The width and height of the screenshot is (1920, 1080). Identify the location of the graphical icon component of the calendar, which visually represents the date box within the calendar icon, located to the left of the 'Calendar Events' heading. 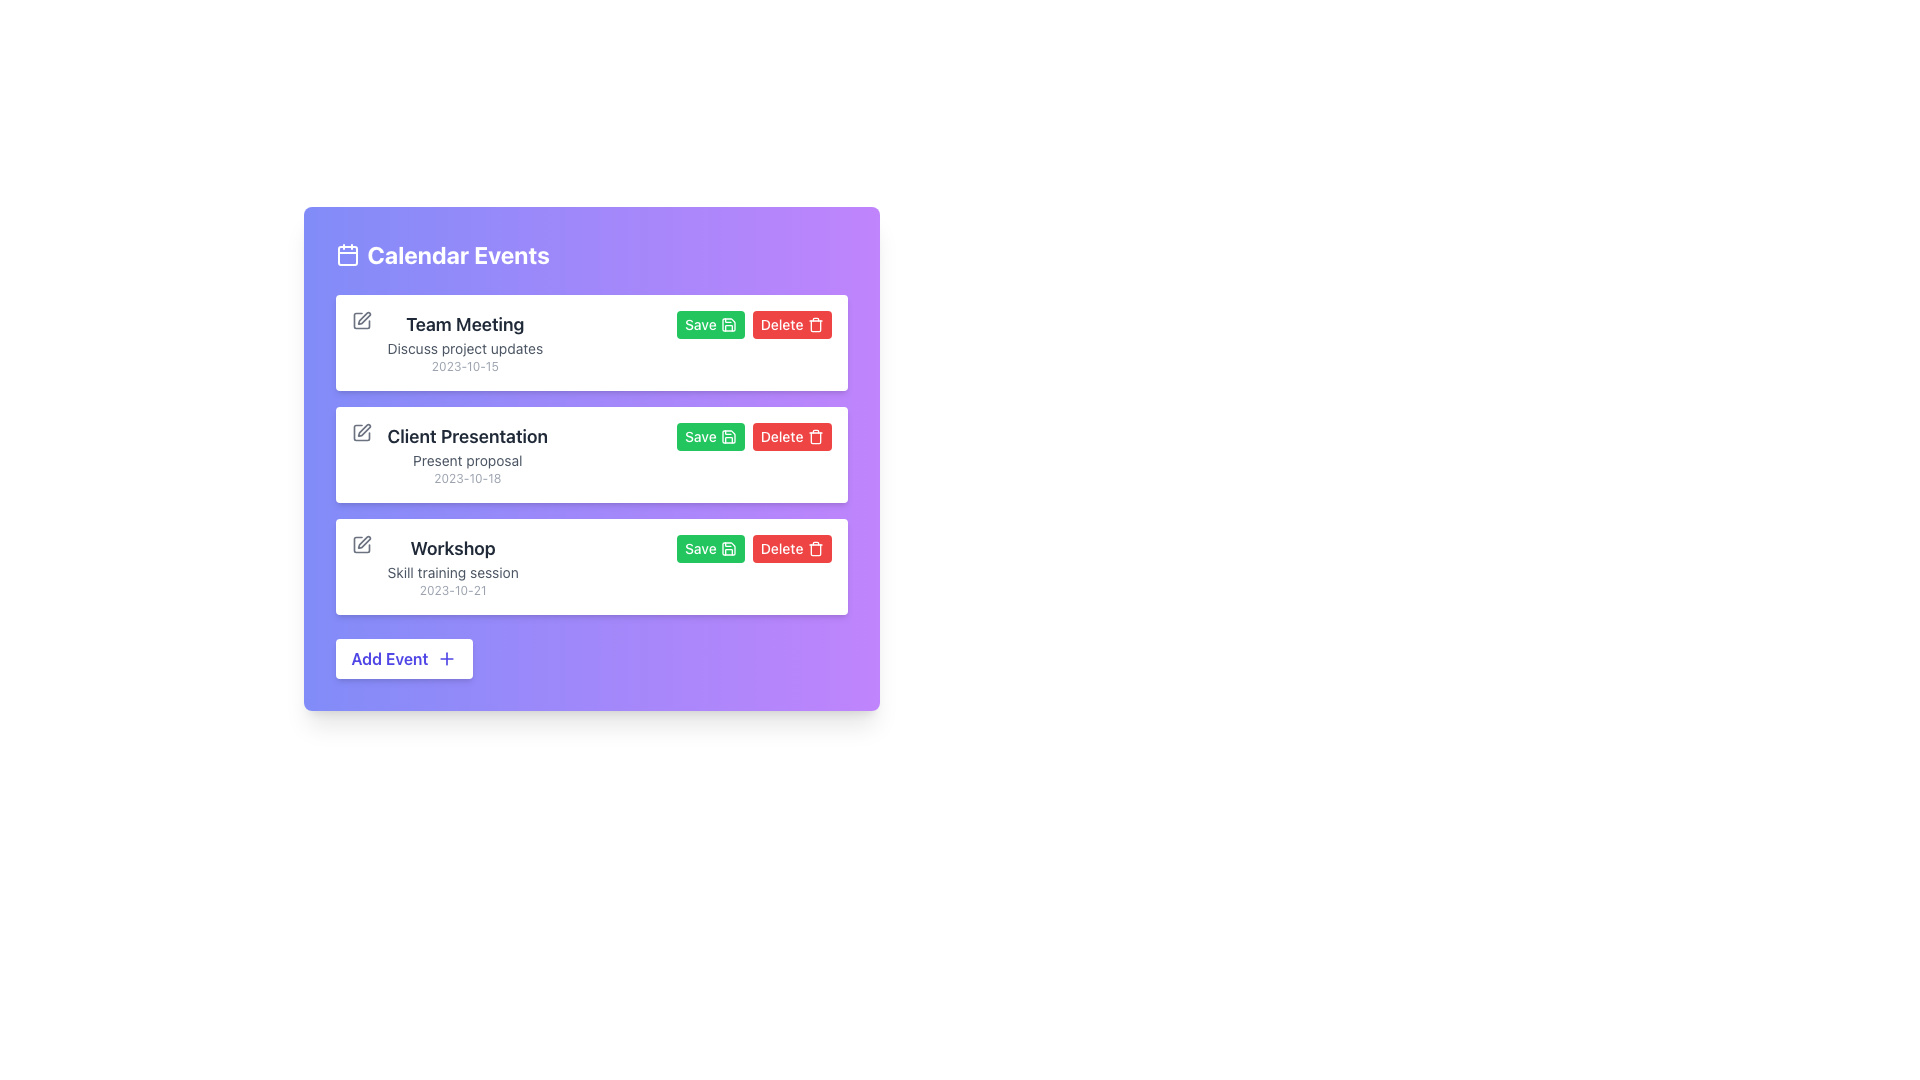
(347, 254).